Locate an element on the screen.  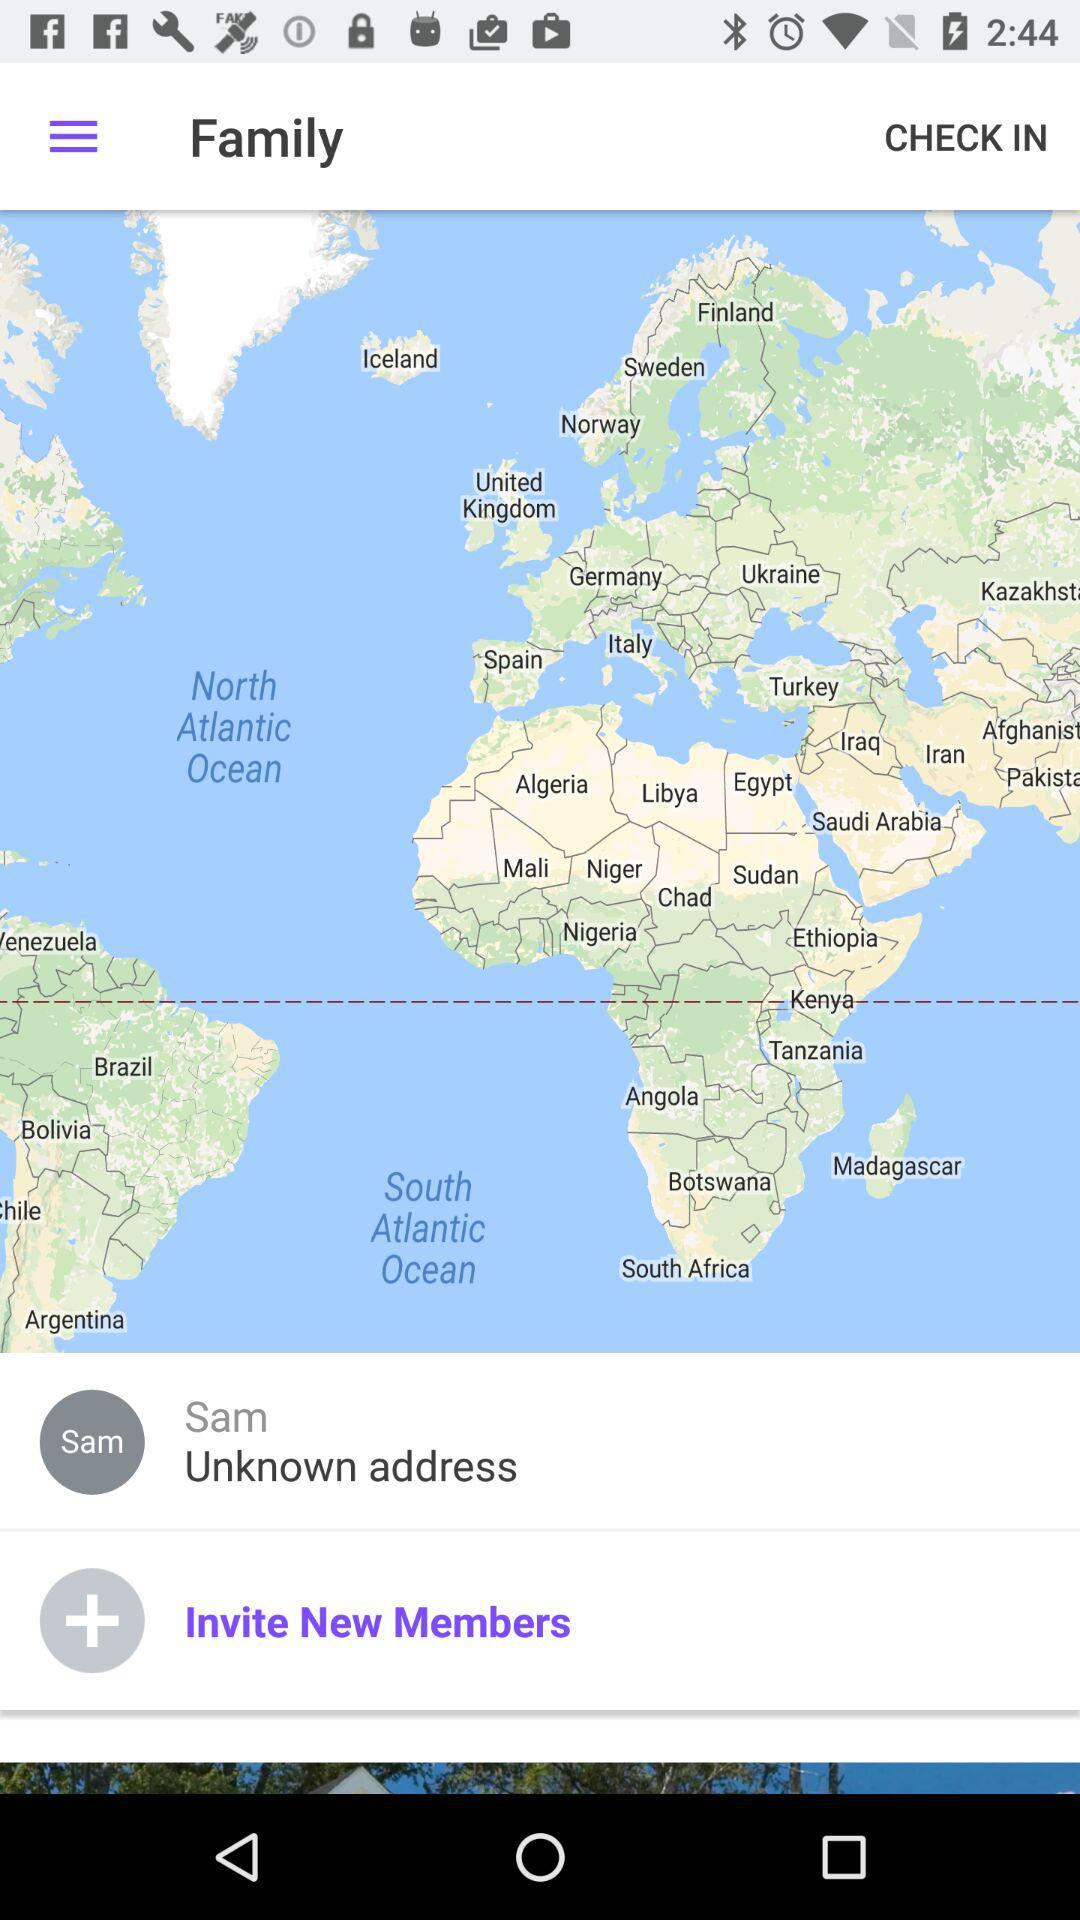
icon to the right of family is located at coordinates (965, 135).